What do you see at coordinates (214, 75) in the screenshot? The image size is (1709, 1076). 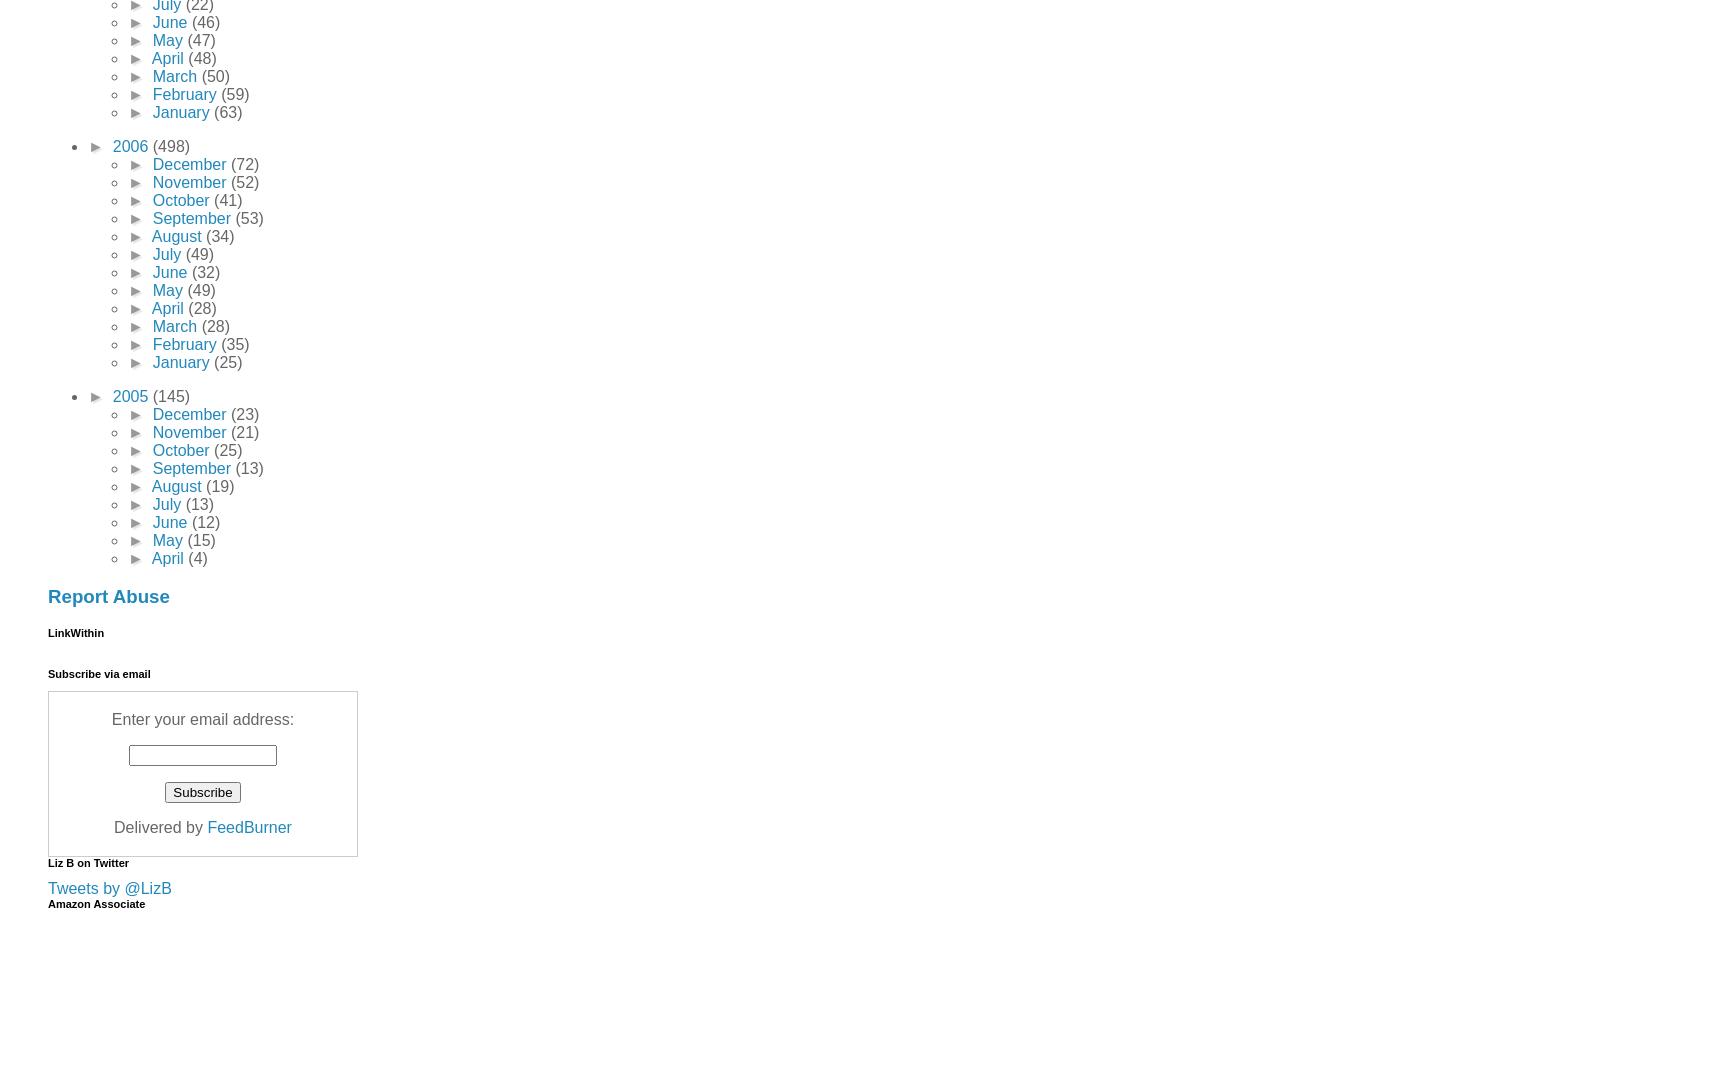 I see `'(50)'` at bounding box center [214, 75].